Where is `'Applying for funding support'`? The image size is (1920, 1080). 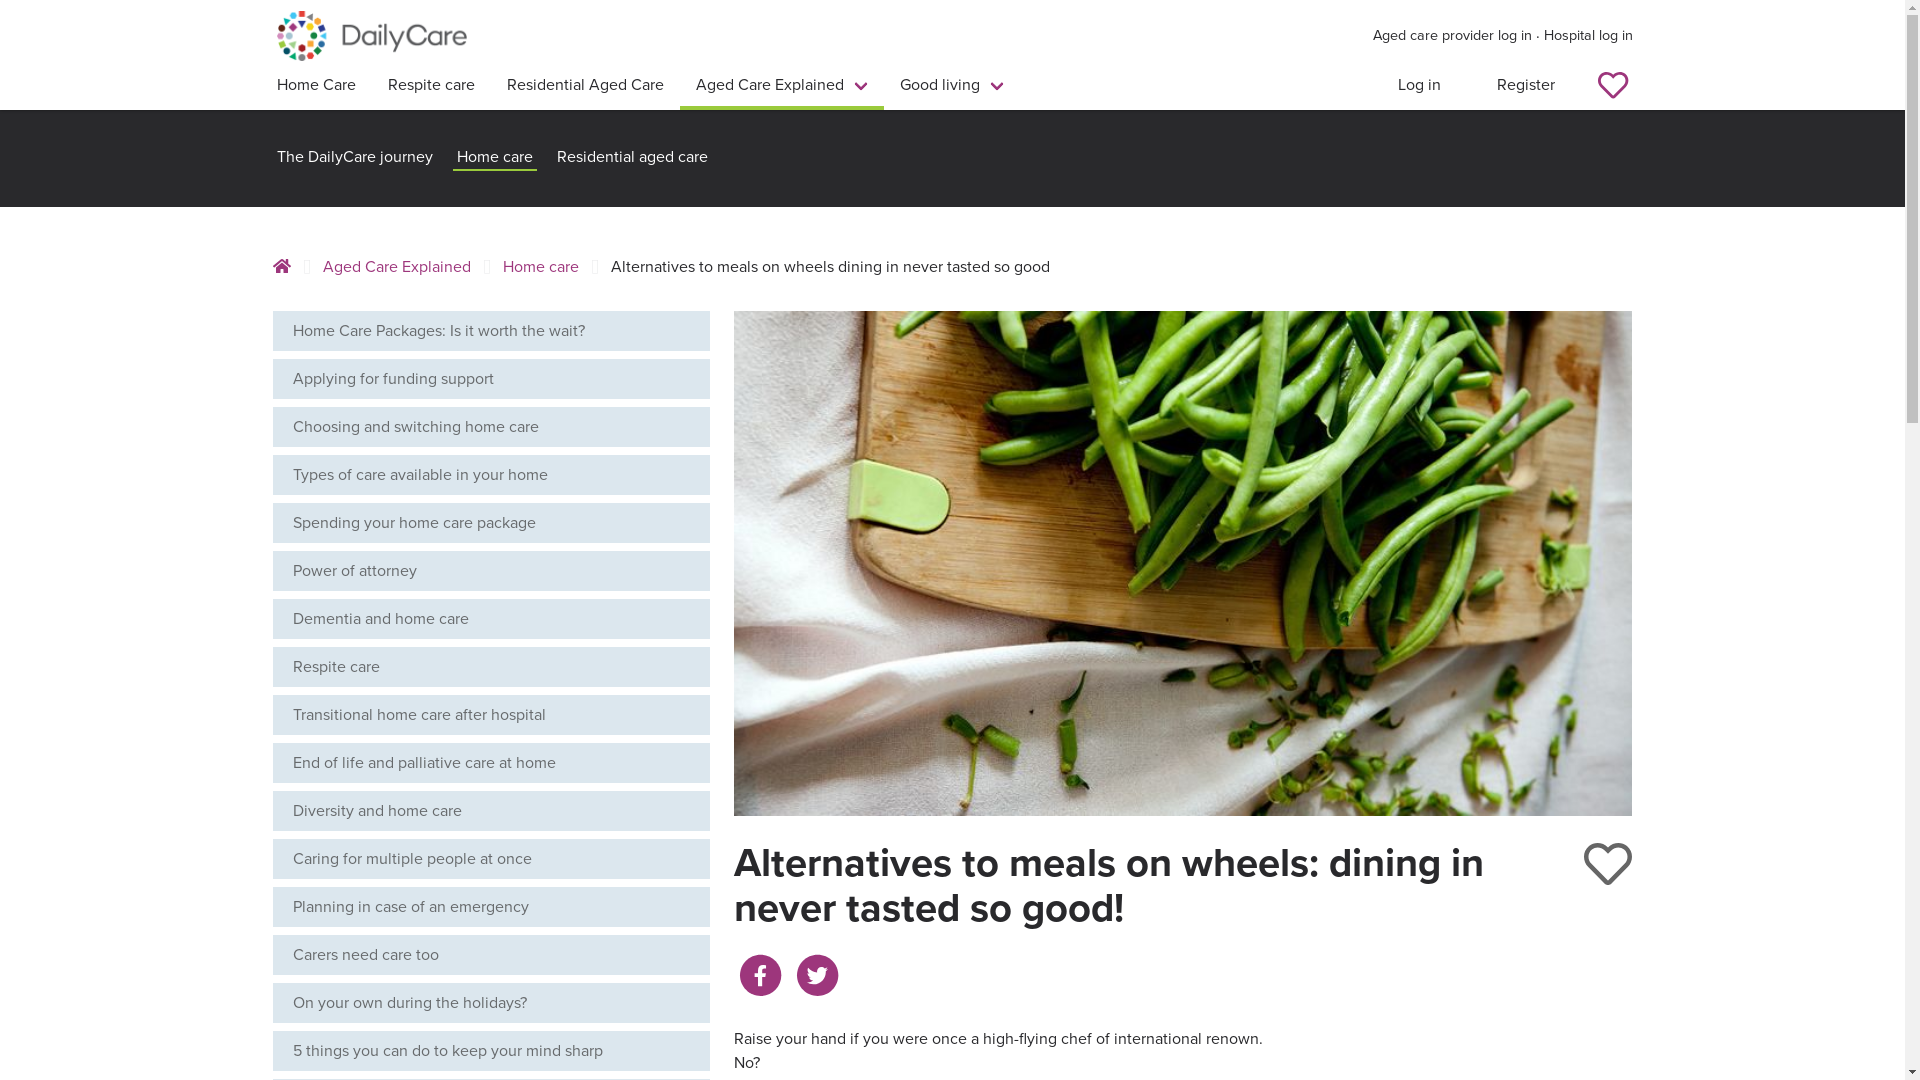 'Applying for funding support' is located at coordinates (490, 378).